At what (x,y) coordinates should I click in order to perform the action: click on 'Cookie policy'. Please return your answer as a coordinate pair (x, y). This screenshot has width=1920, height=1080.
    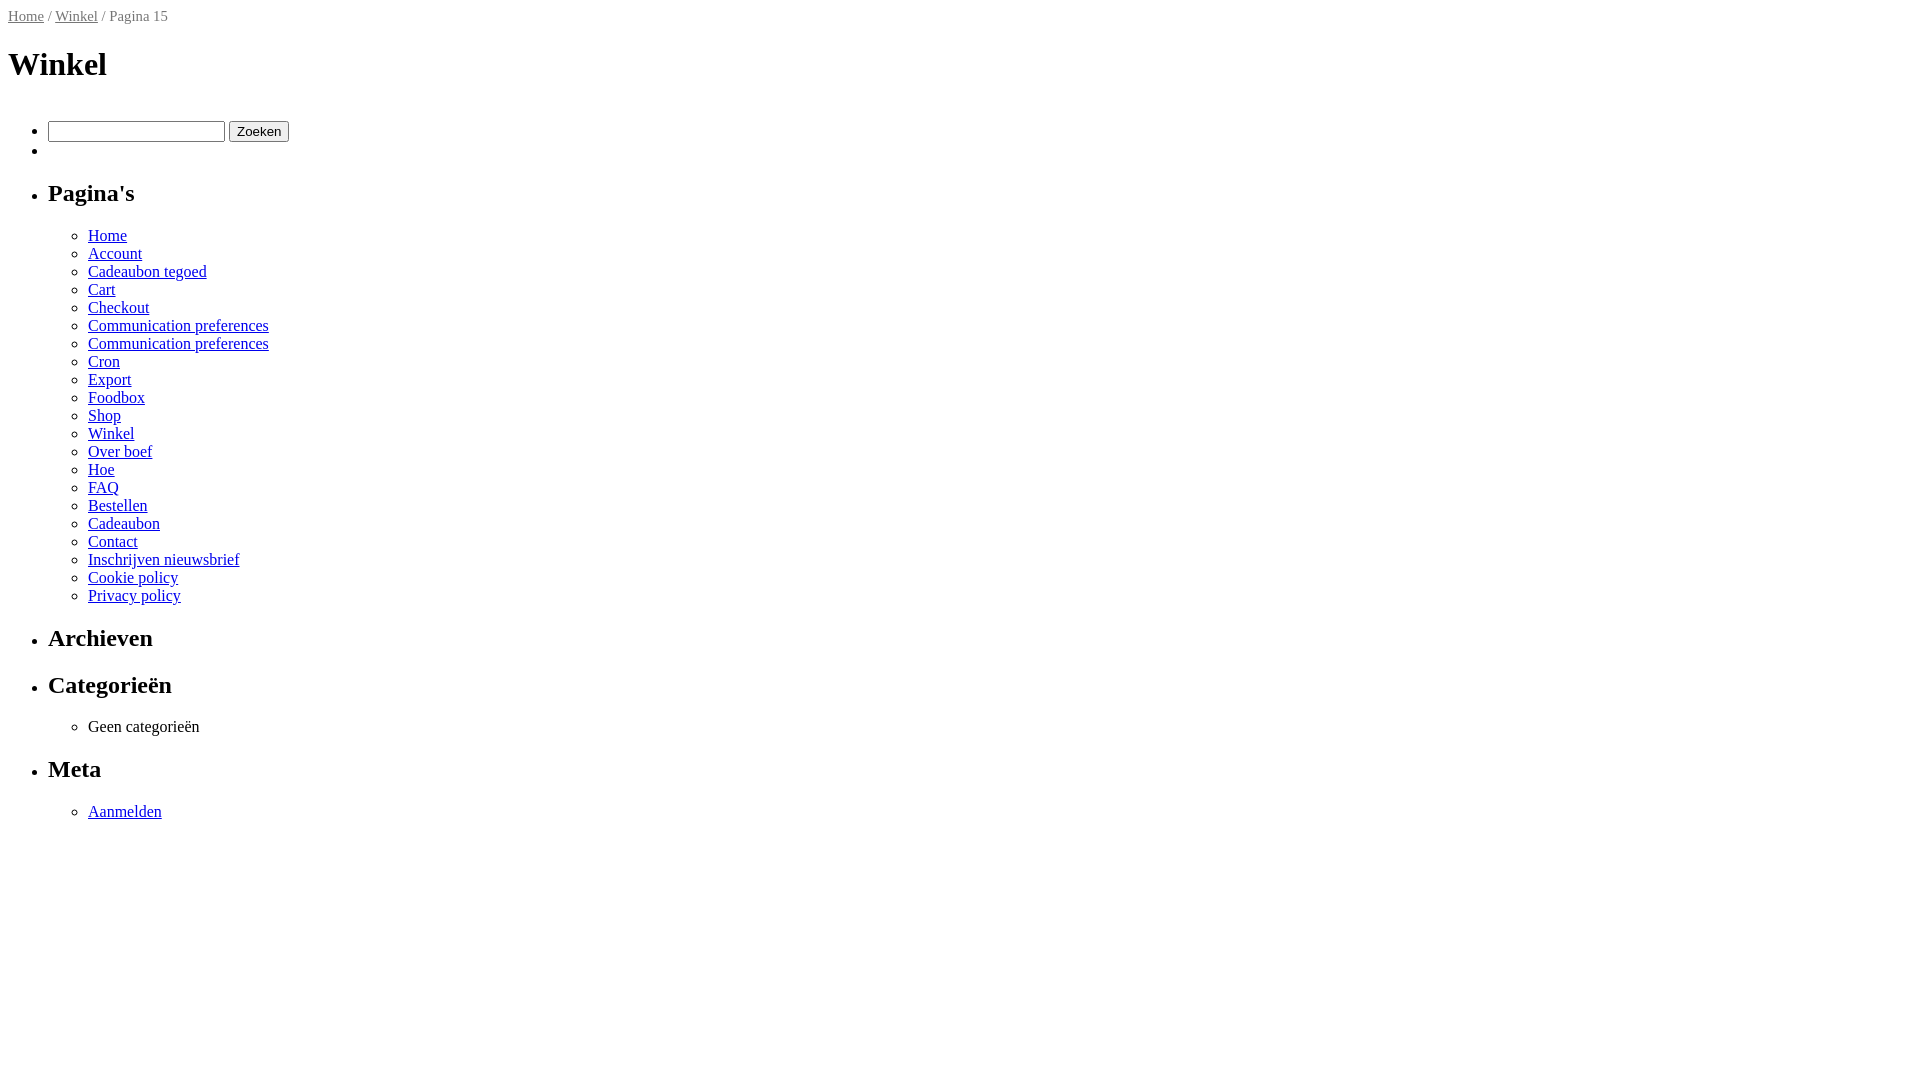
    Looking at the image, I should click on (132, 577).